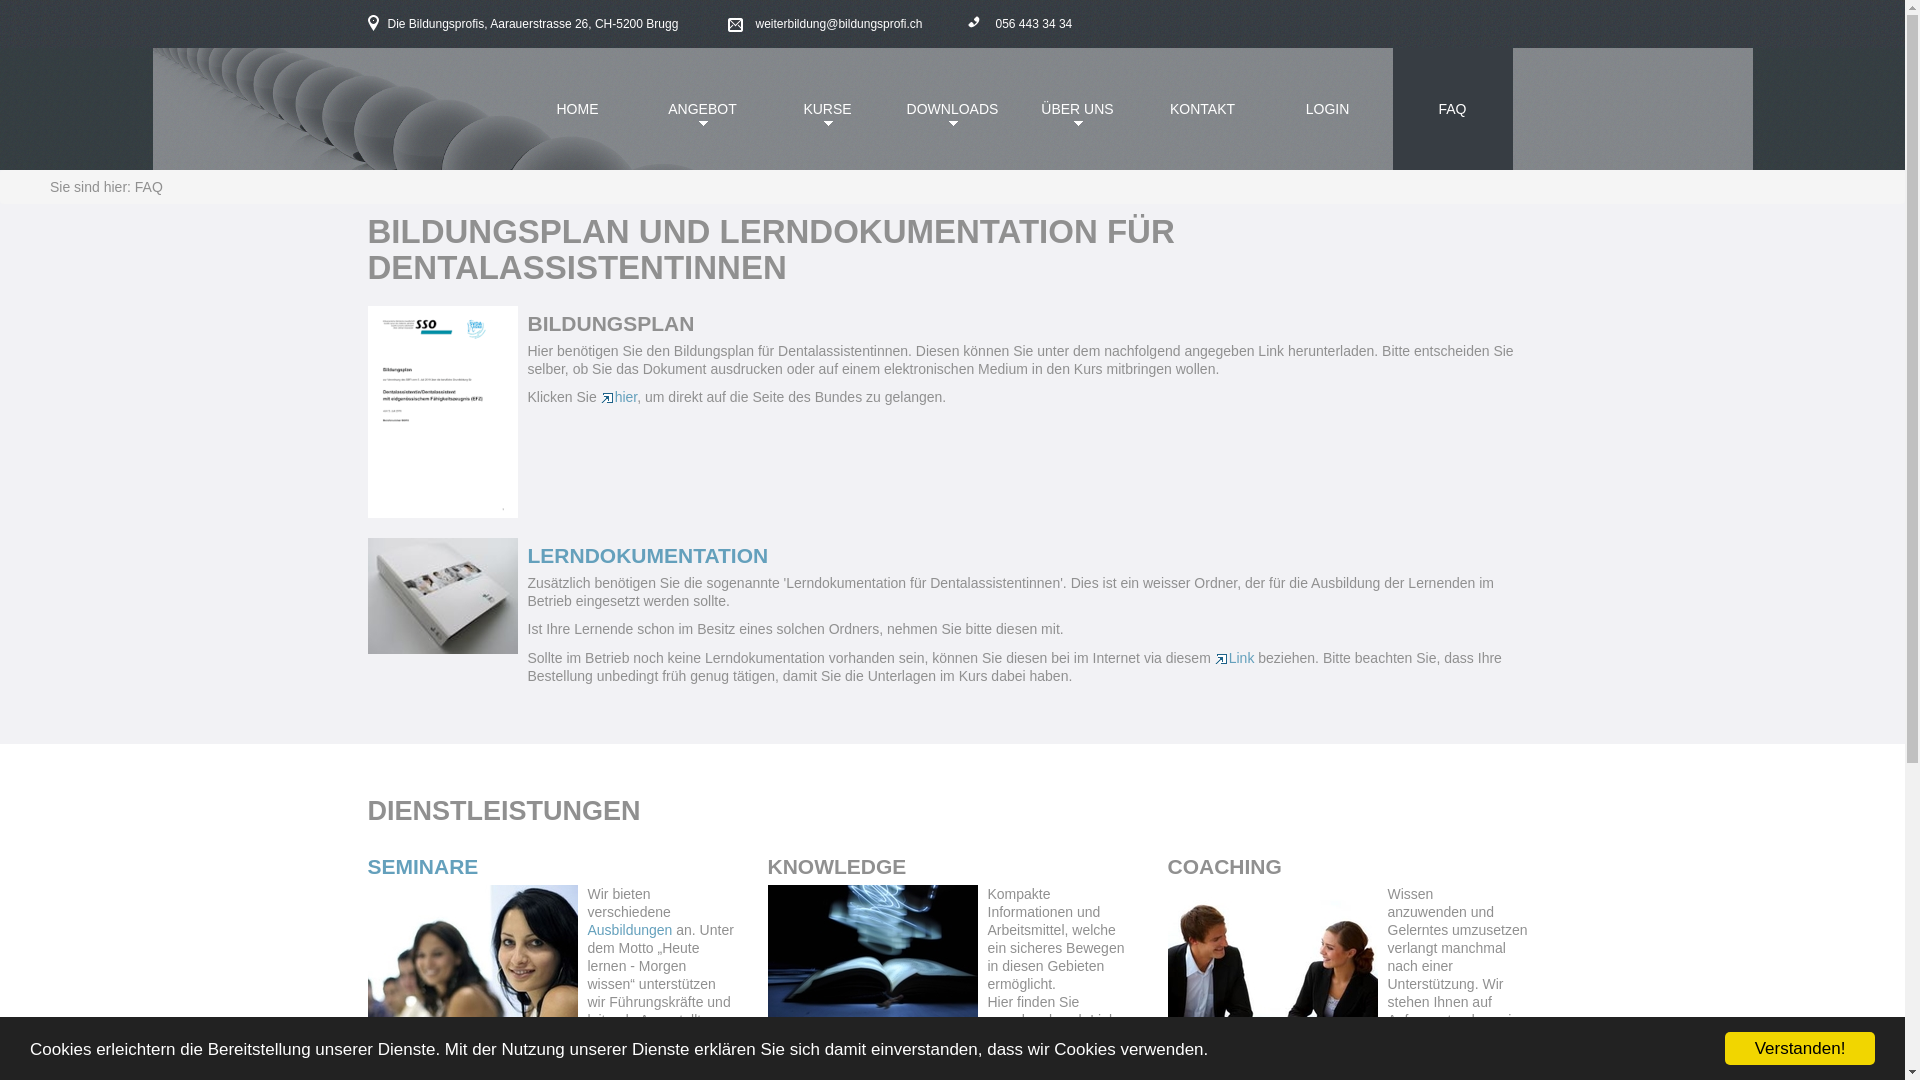 The width and height of the screenshot is (1920, 1080). What do you see at coordinates (1391, 108) in the screenshot?
I see `'FAQ'` at bounding box center [1391, 108].